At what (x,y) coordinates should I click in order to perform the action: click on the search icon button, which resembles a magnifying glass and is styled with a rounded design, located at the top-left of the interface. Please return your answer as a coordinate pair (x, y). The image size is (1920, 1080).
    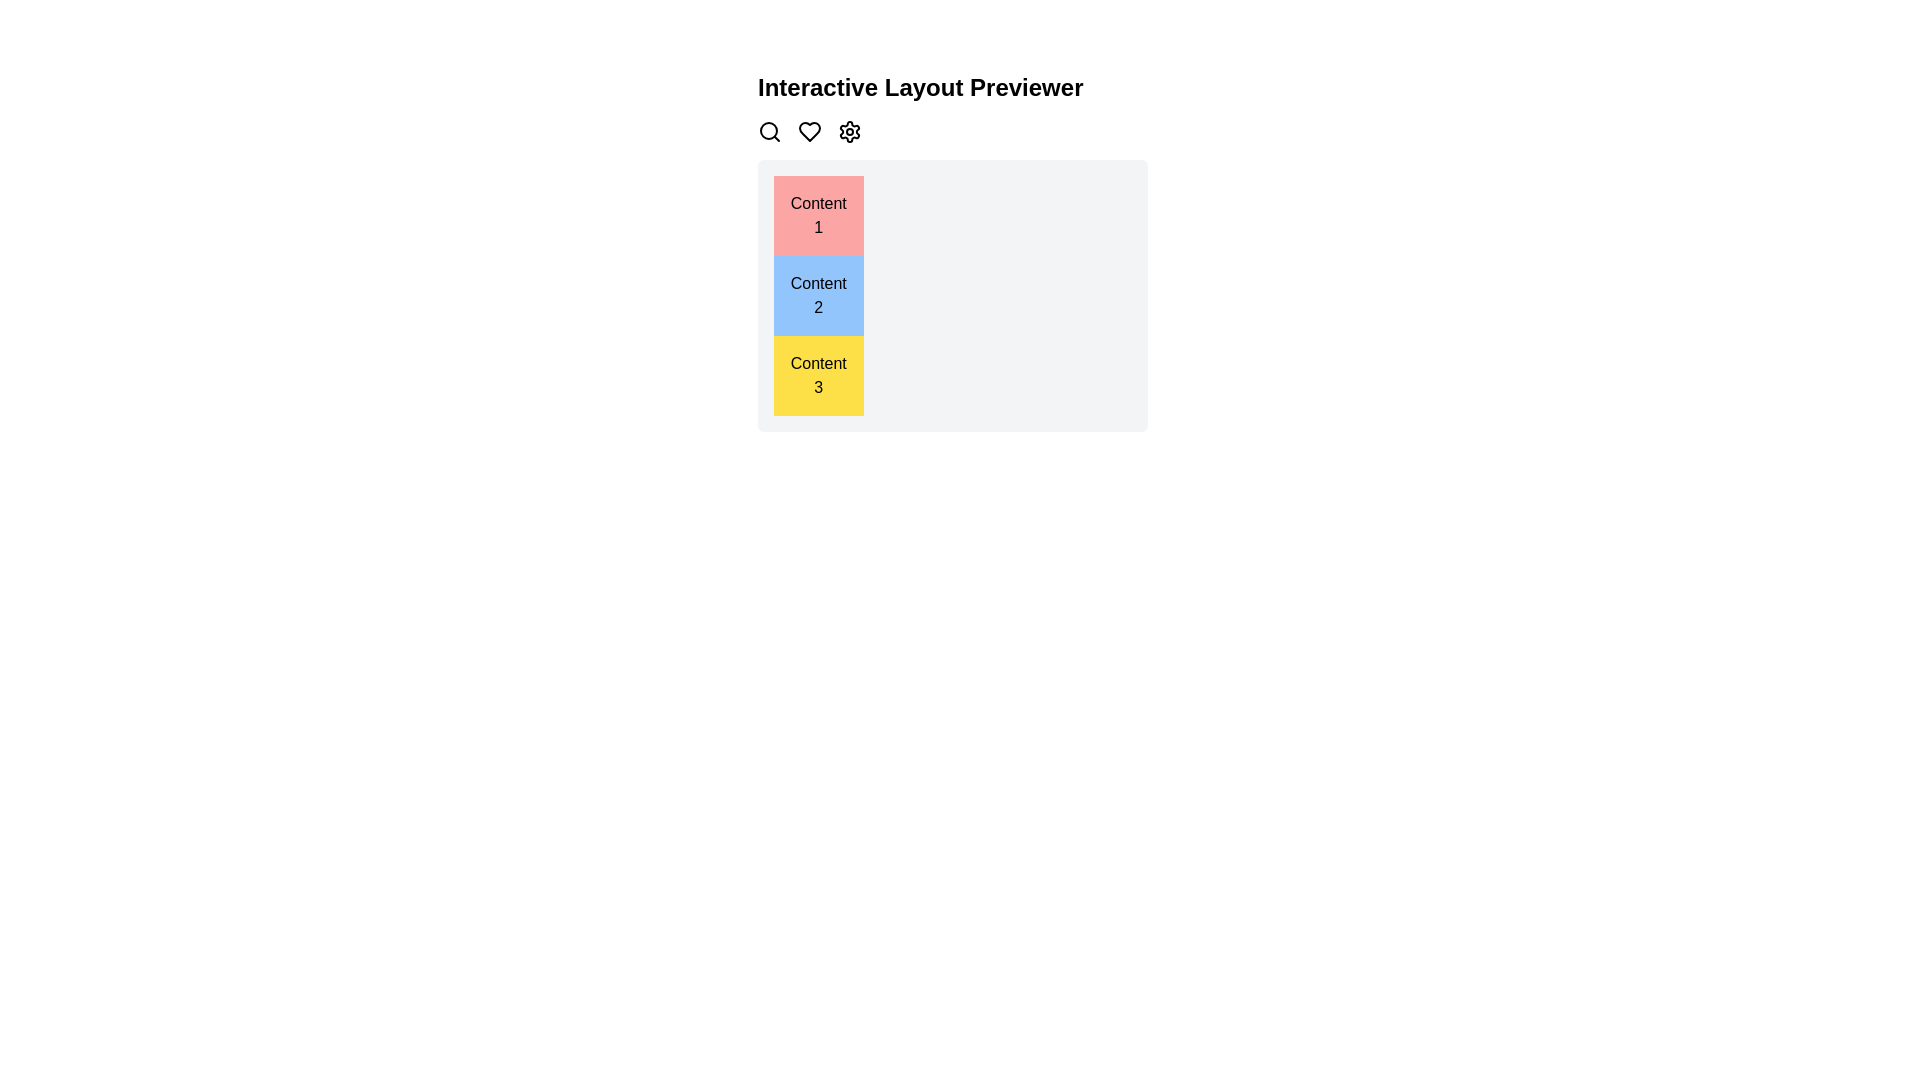
    Looking at the image, I should click on (768, 131).